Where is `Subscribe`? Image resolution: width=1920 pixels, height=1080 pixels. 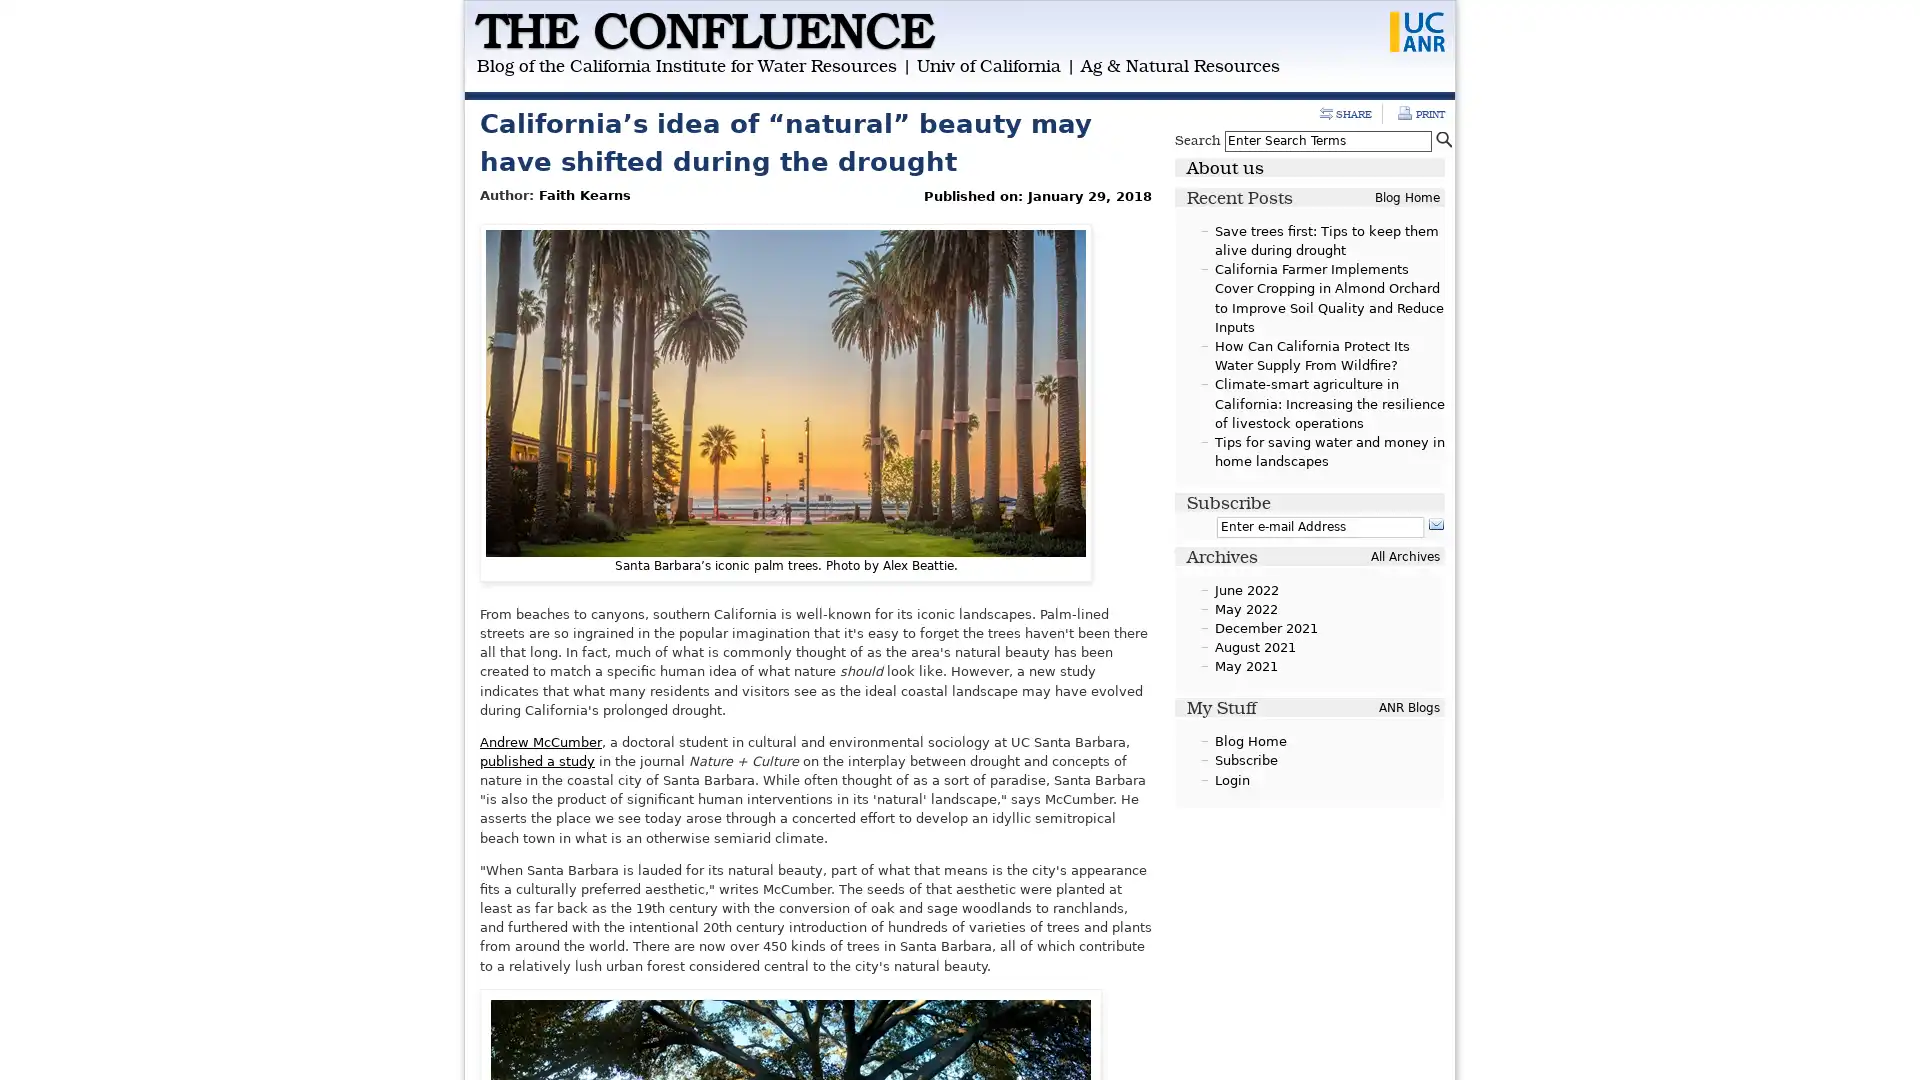 Subscribe is located at coordinates (1435, 523).